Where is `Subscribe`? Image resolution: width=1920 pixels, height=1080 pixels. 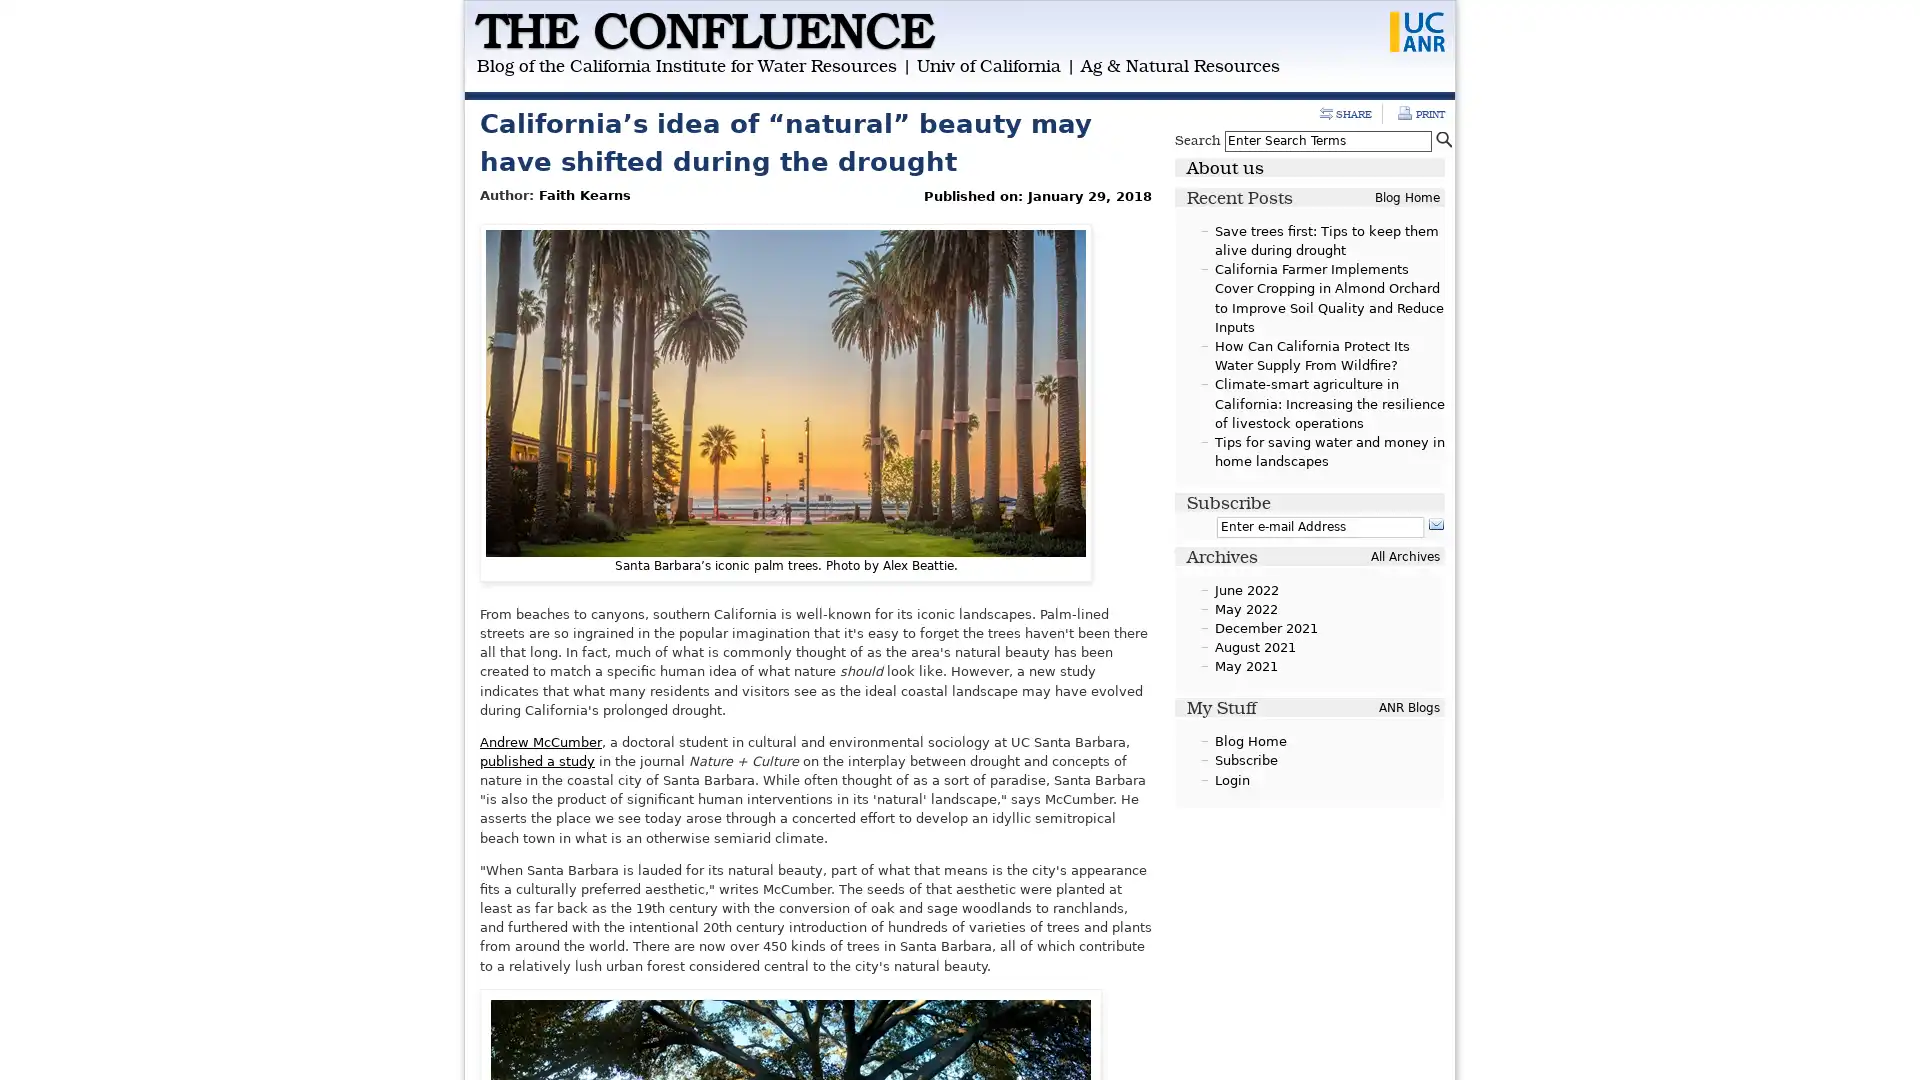 Subscribe is located at coordinates (1435, 523).